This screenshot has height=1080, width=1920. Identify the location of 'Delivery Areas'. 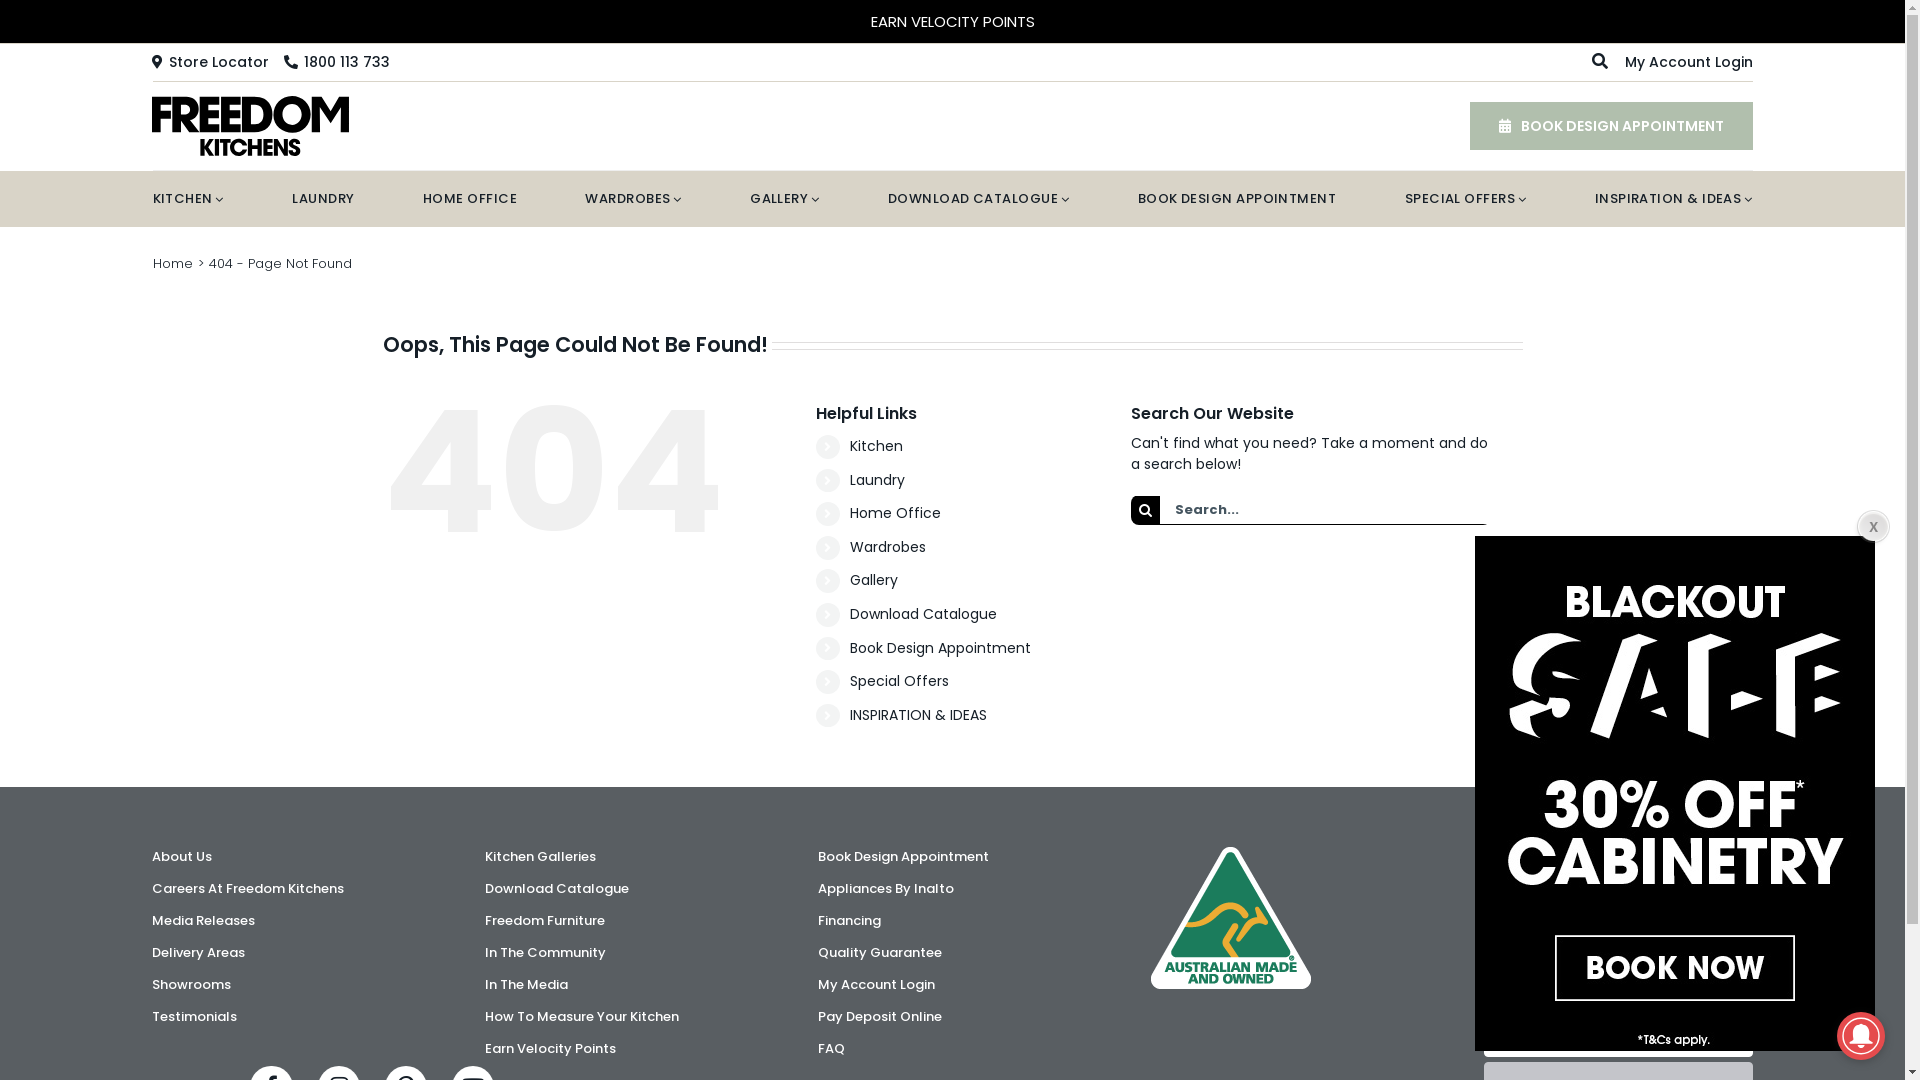
(151, 951).